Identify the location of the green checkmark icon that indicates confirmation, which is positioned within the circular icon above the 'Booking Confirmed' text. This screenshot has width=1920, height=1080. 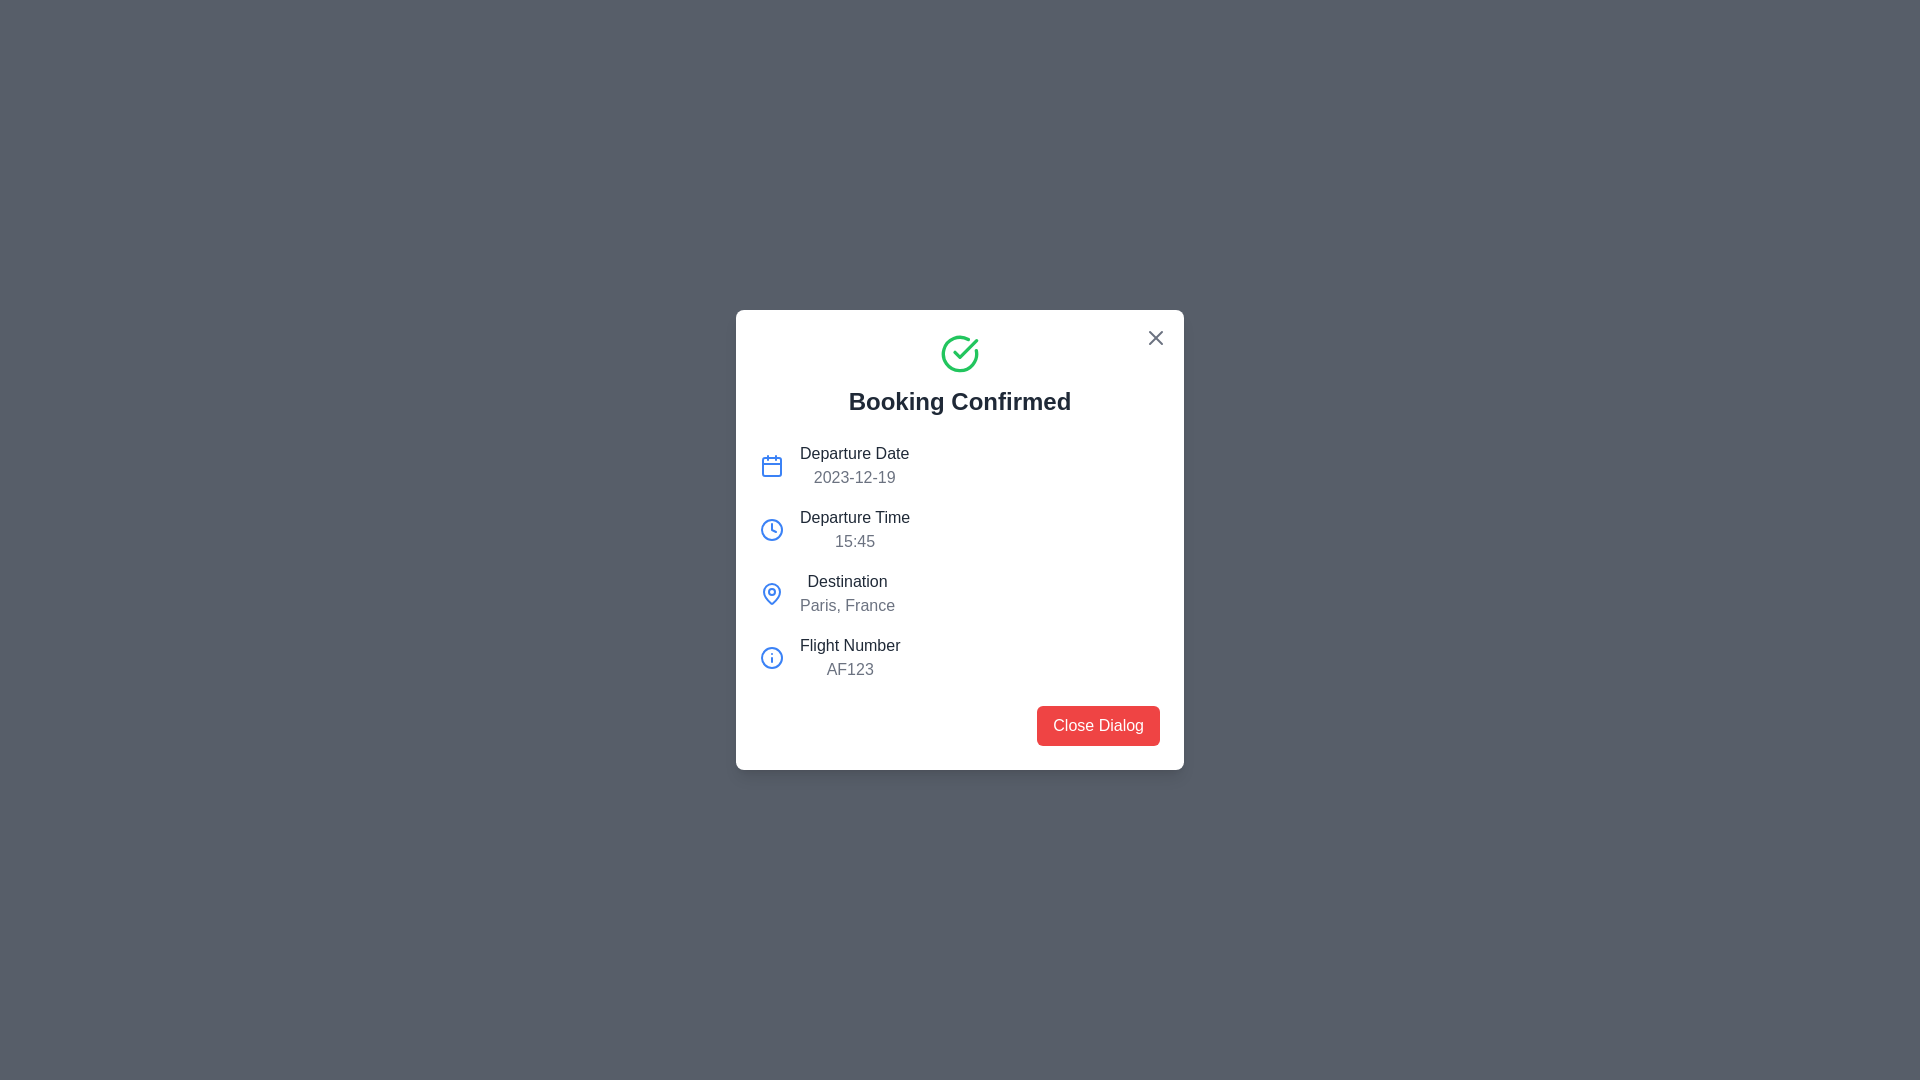
(965, 347).